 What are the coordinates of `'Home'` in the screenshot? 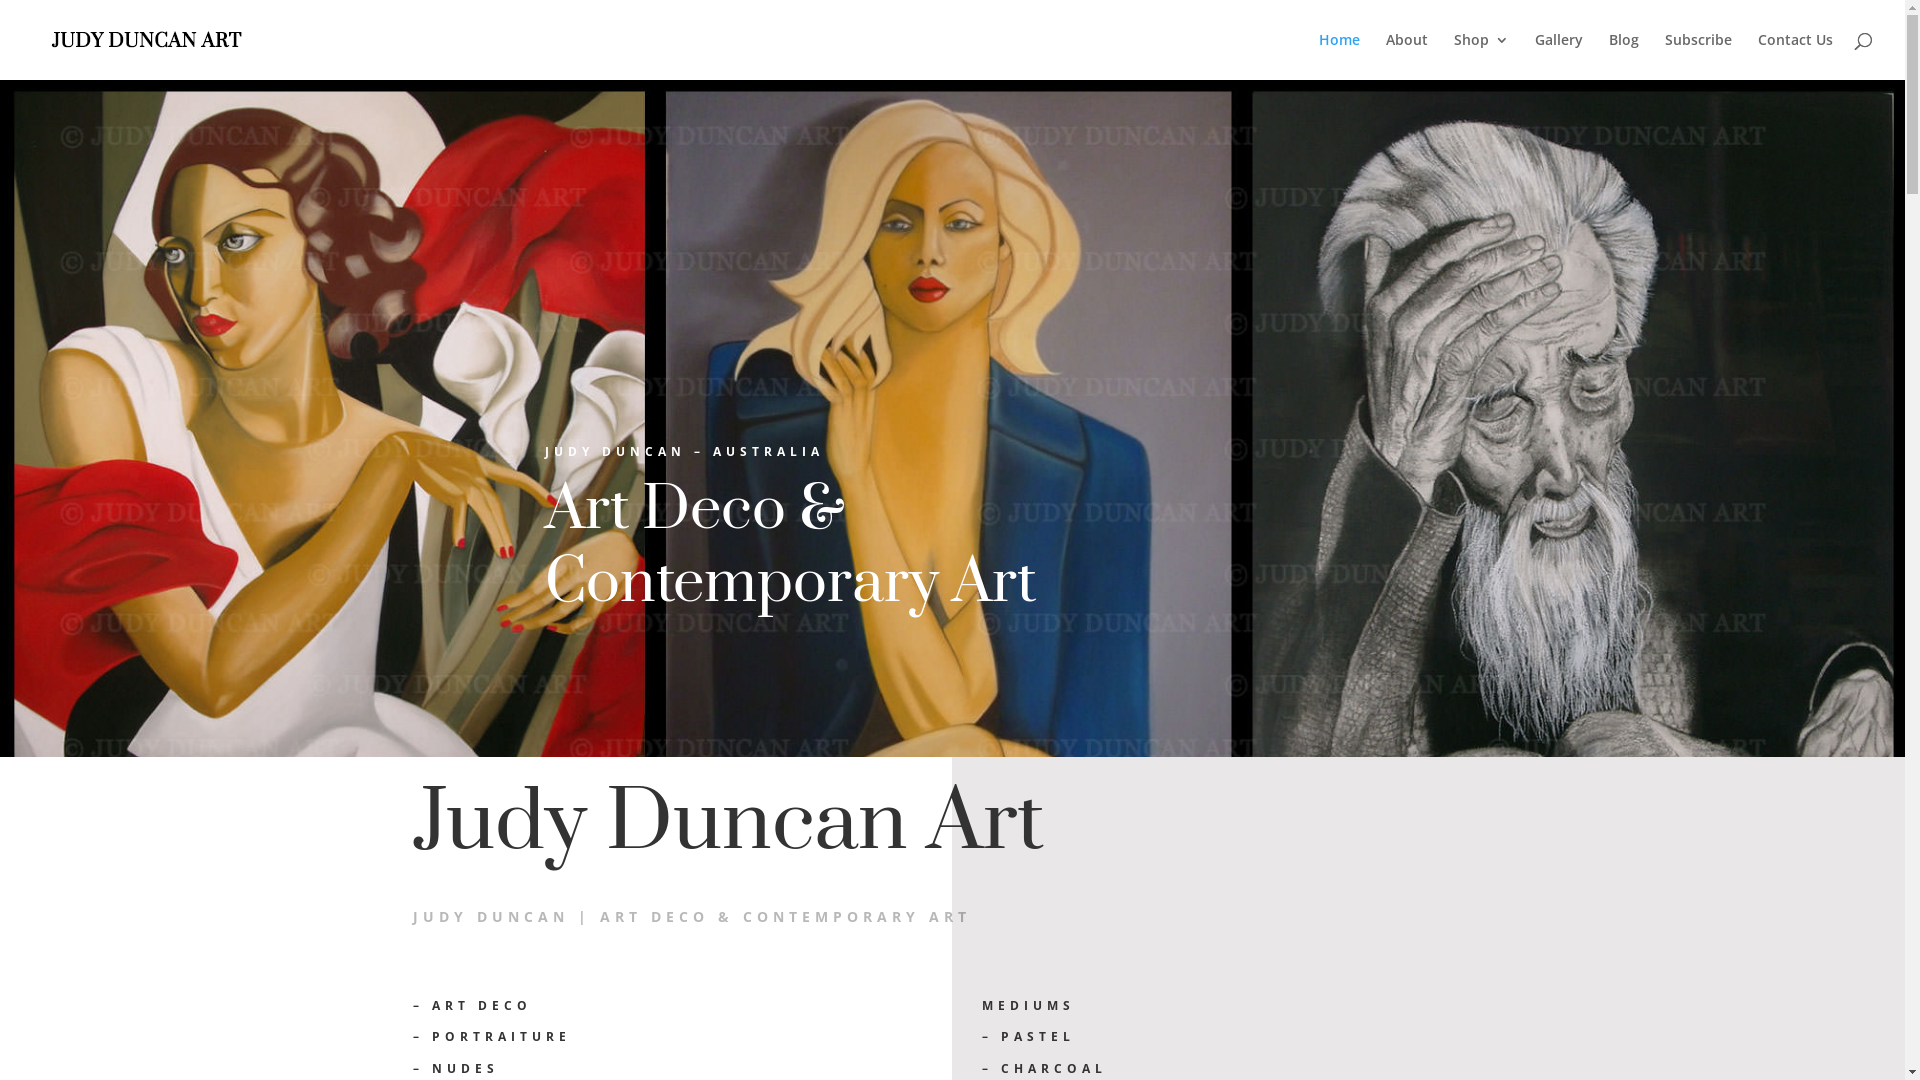 It's located at (1319, 55).